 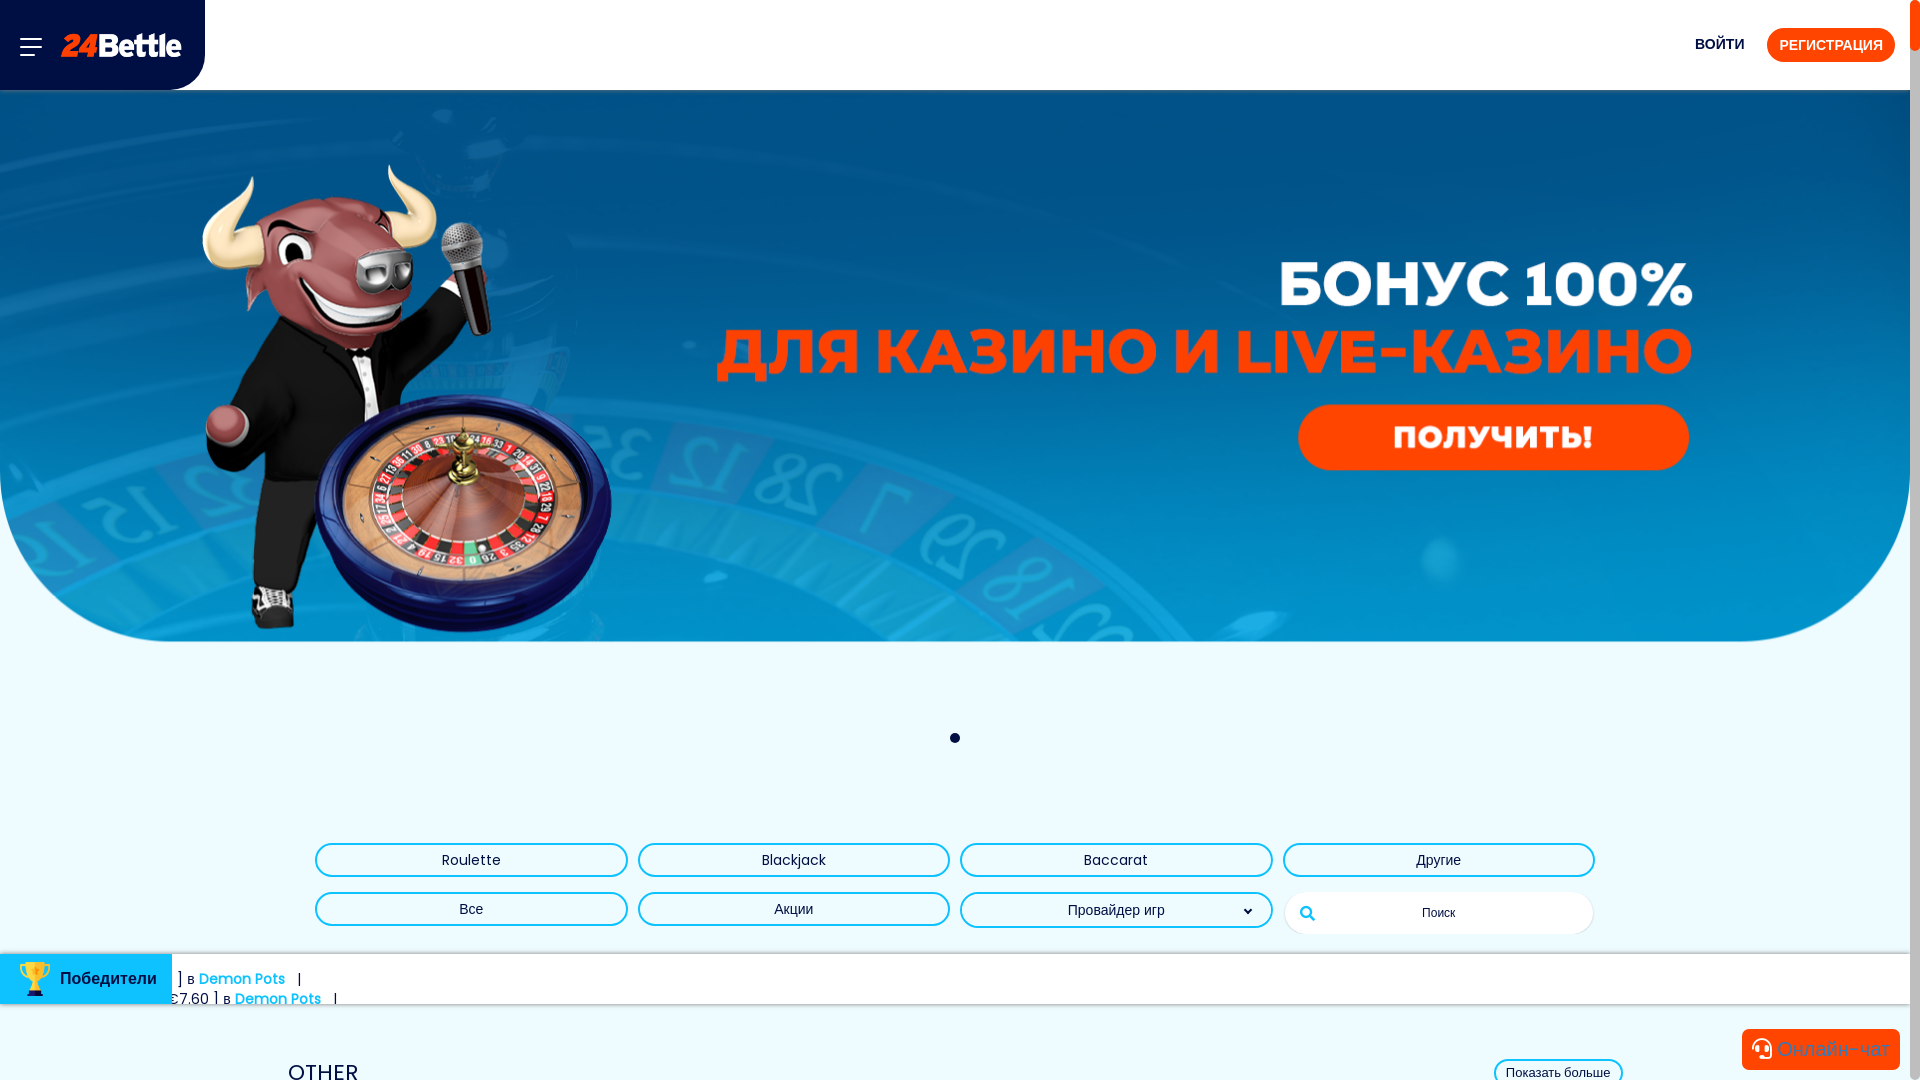 I want to click on 'Banner link', so click(x=0, y=420).